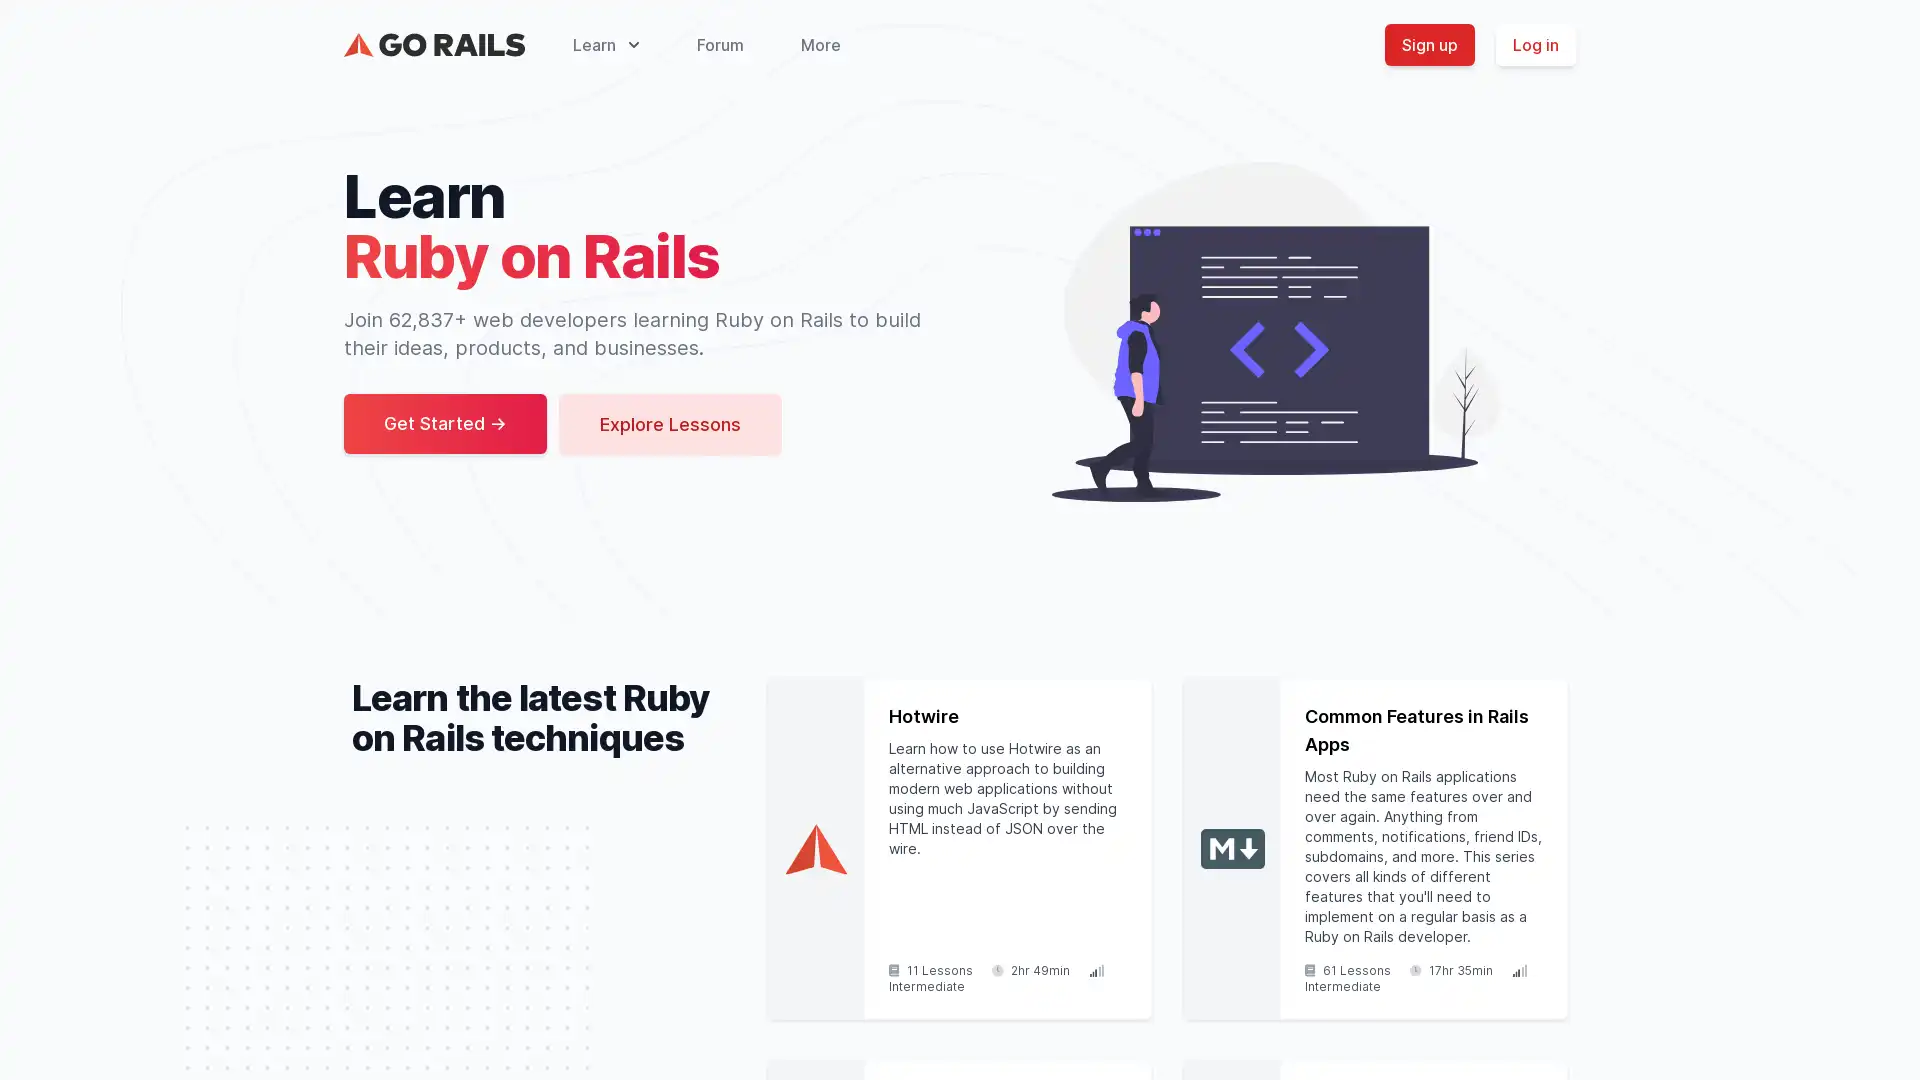 The height and width of the screenshot is (1080, 1920). What do you see at coordinates (607, 45) in the screenshot?
I see `Learn` at bounding box center [607, 45].